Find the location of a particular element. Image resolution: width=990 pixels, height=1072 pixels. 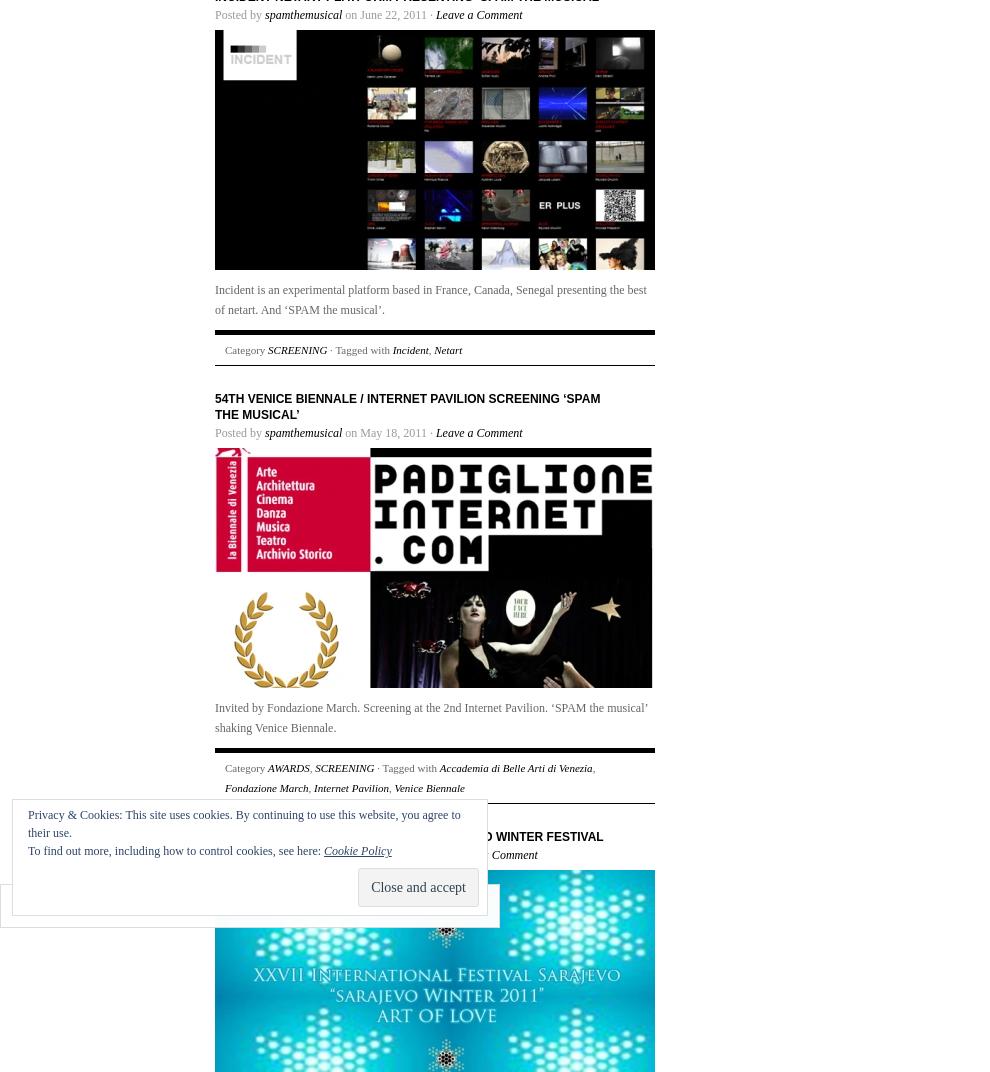

'AWARDS' is located at coordinates (288, 767).